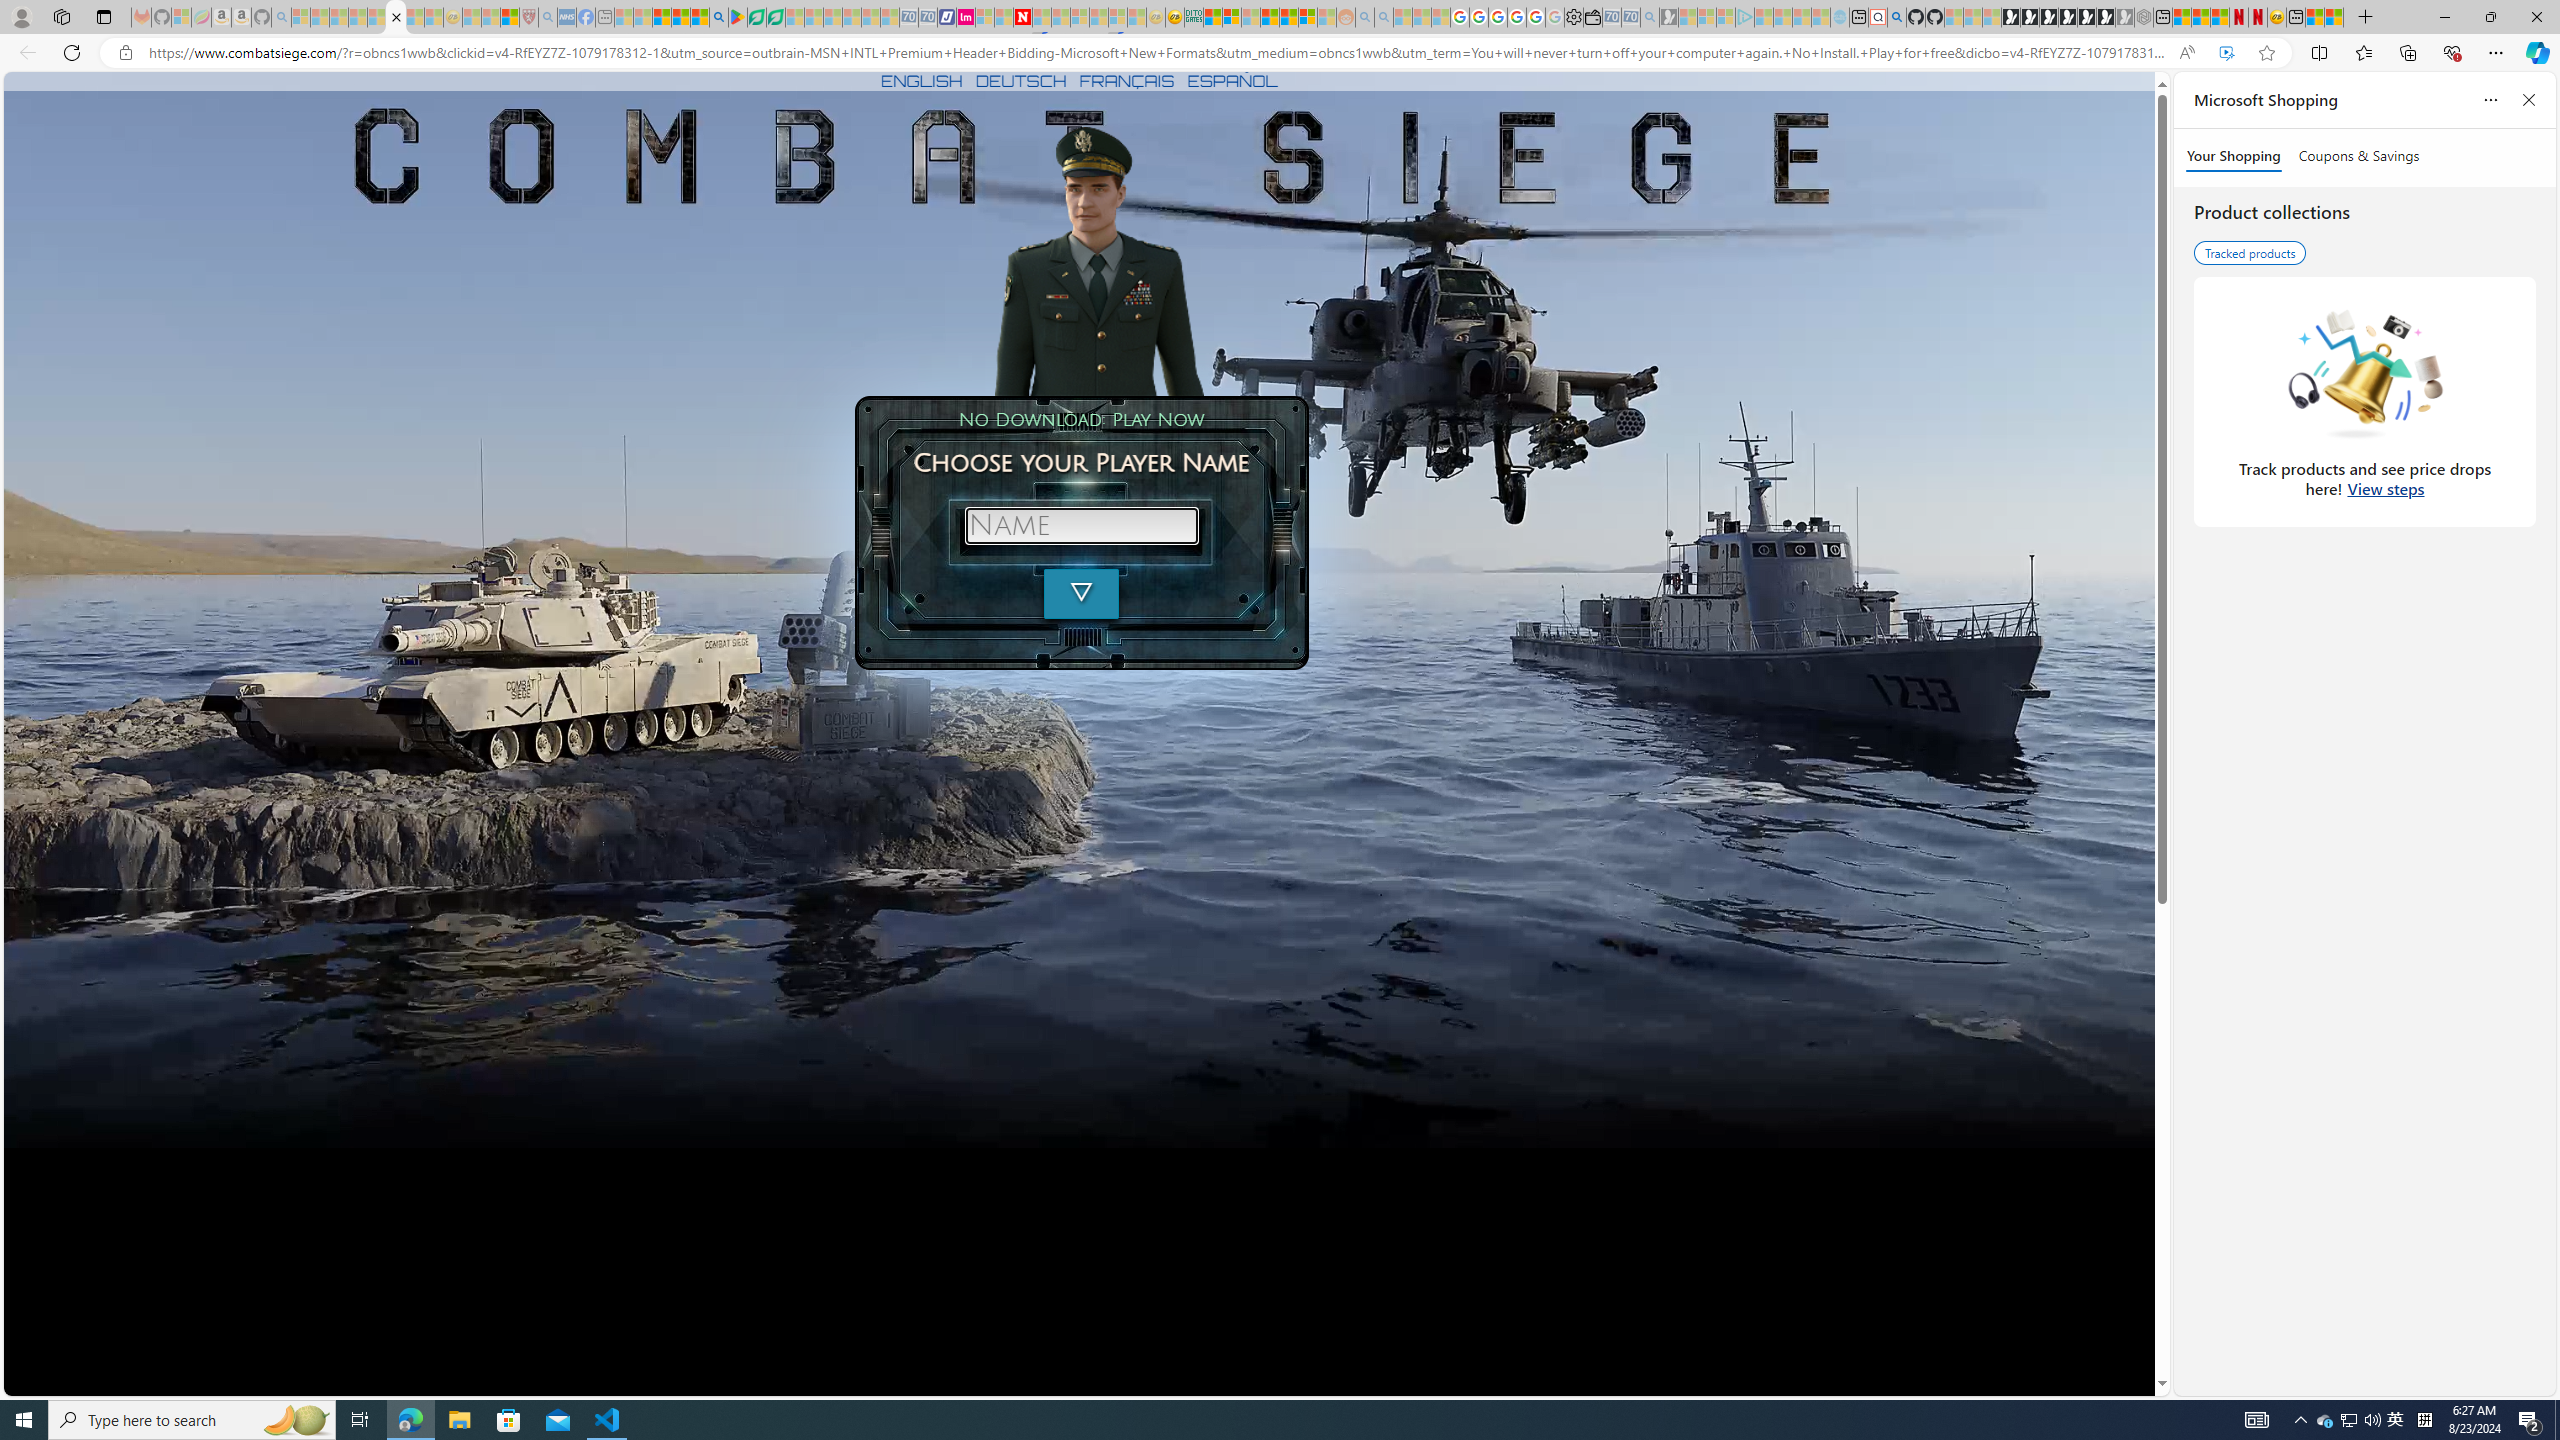 This screenshot has height=1440, width=2560. I want to click on 'Pets - MSN', so click(680, 16).